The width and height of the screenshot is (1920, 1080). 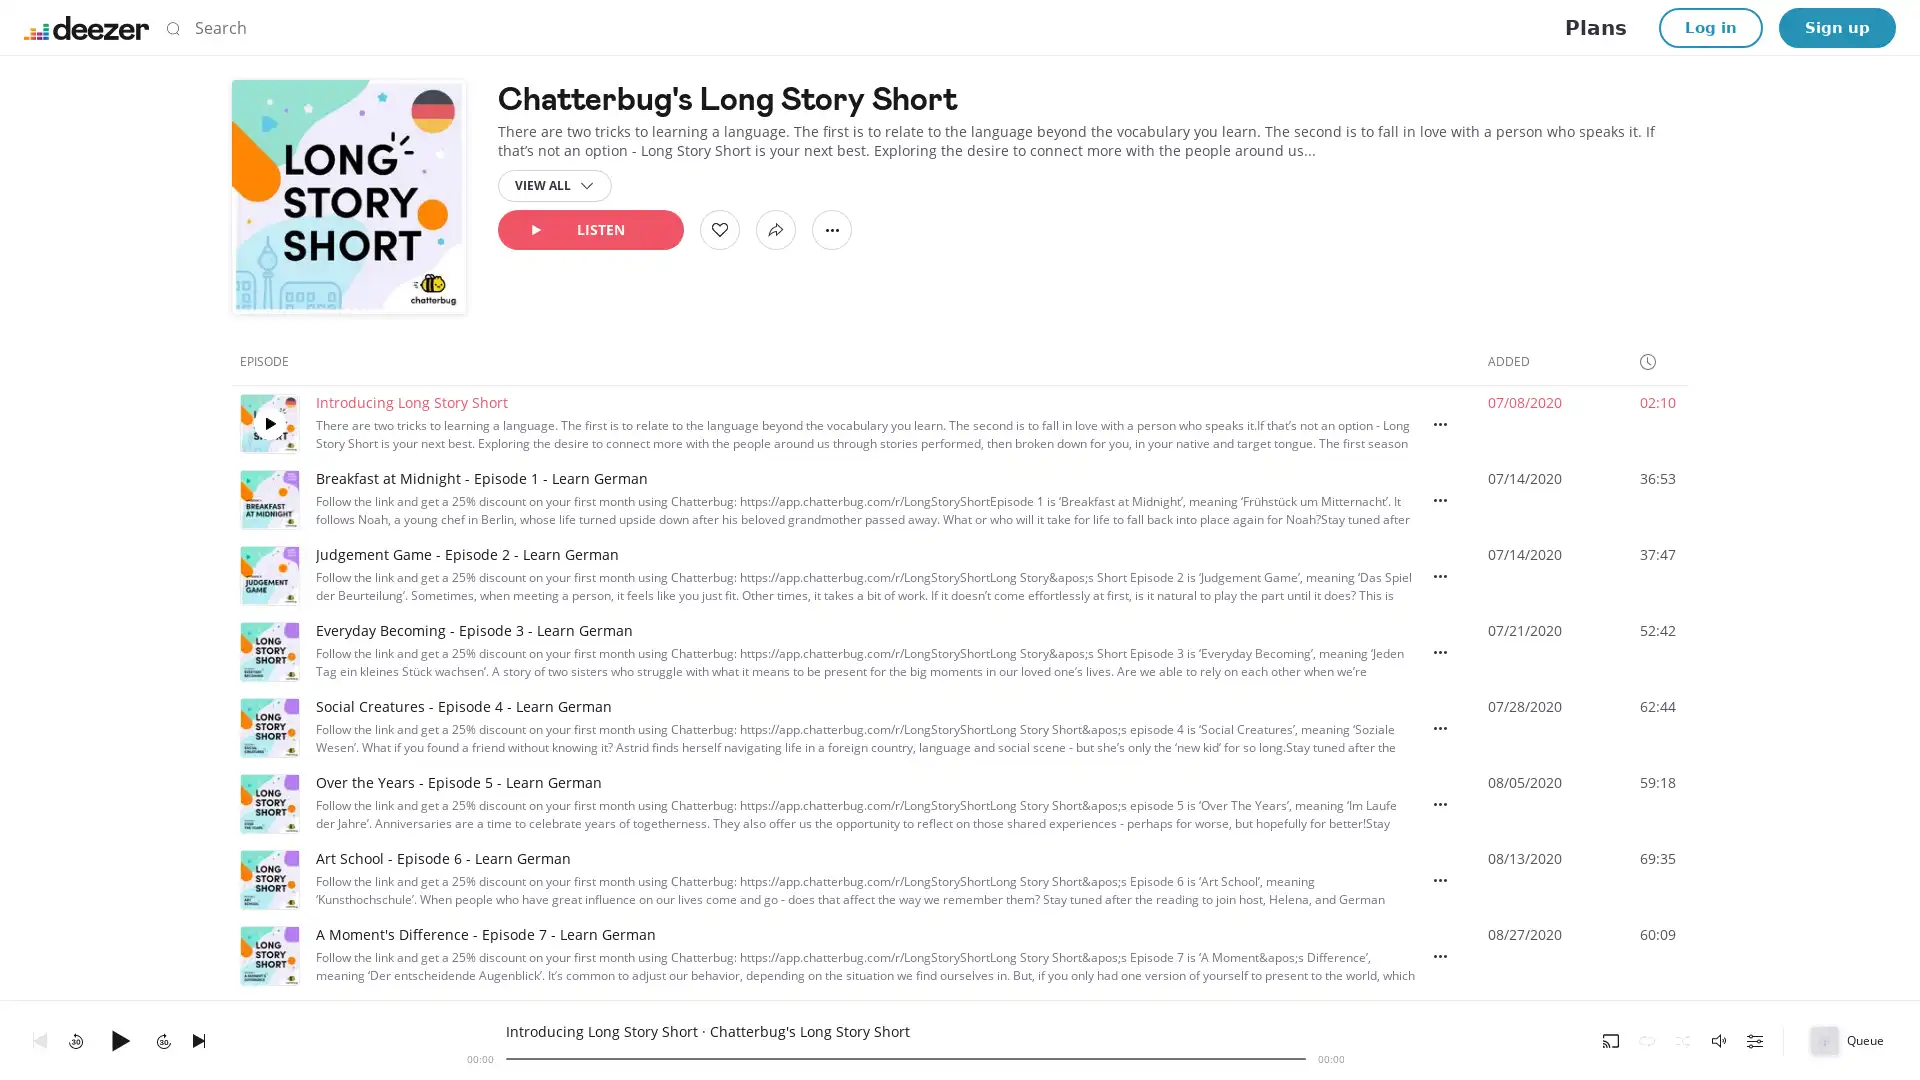 I want to click on Skip back 30 seconds, so click(x=76, y=1039).